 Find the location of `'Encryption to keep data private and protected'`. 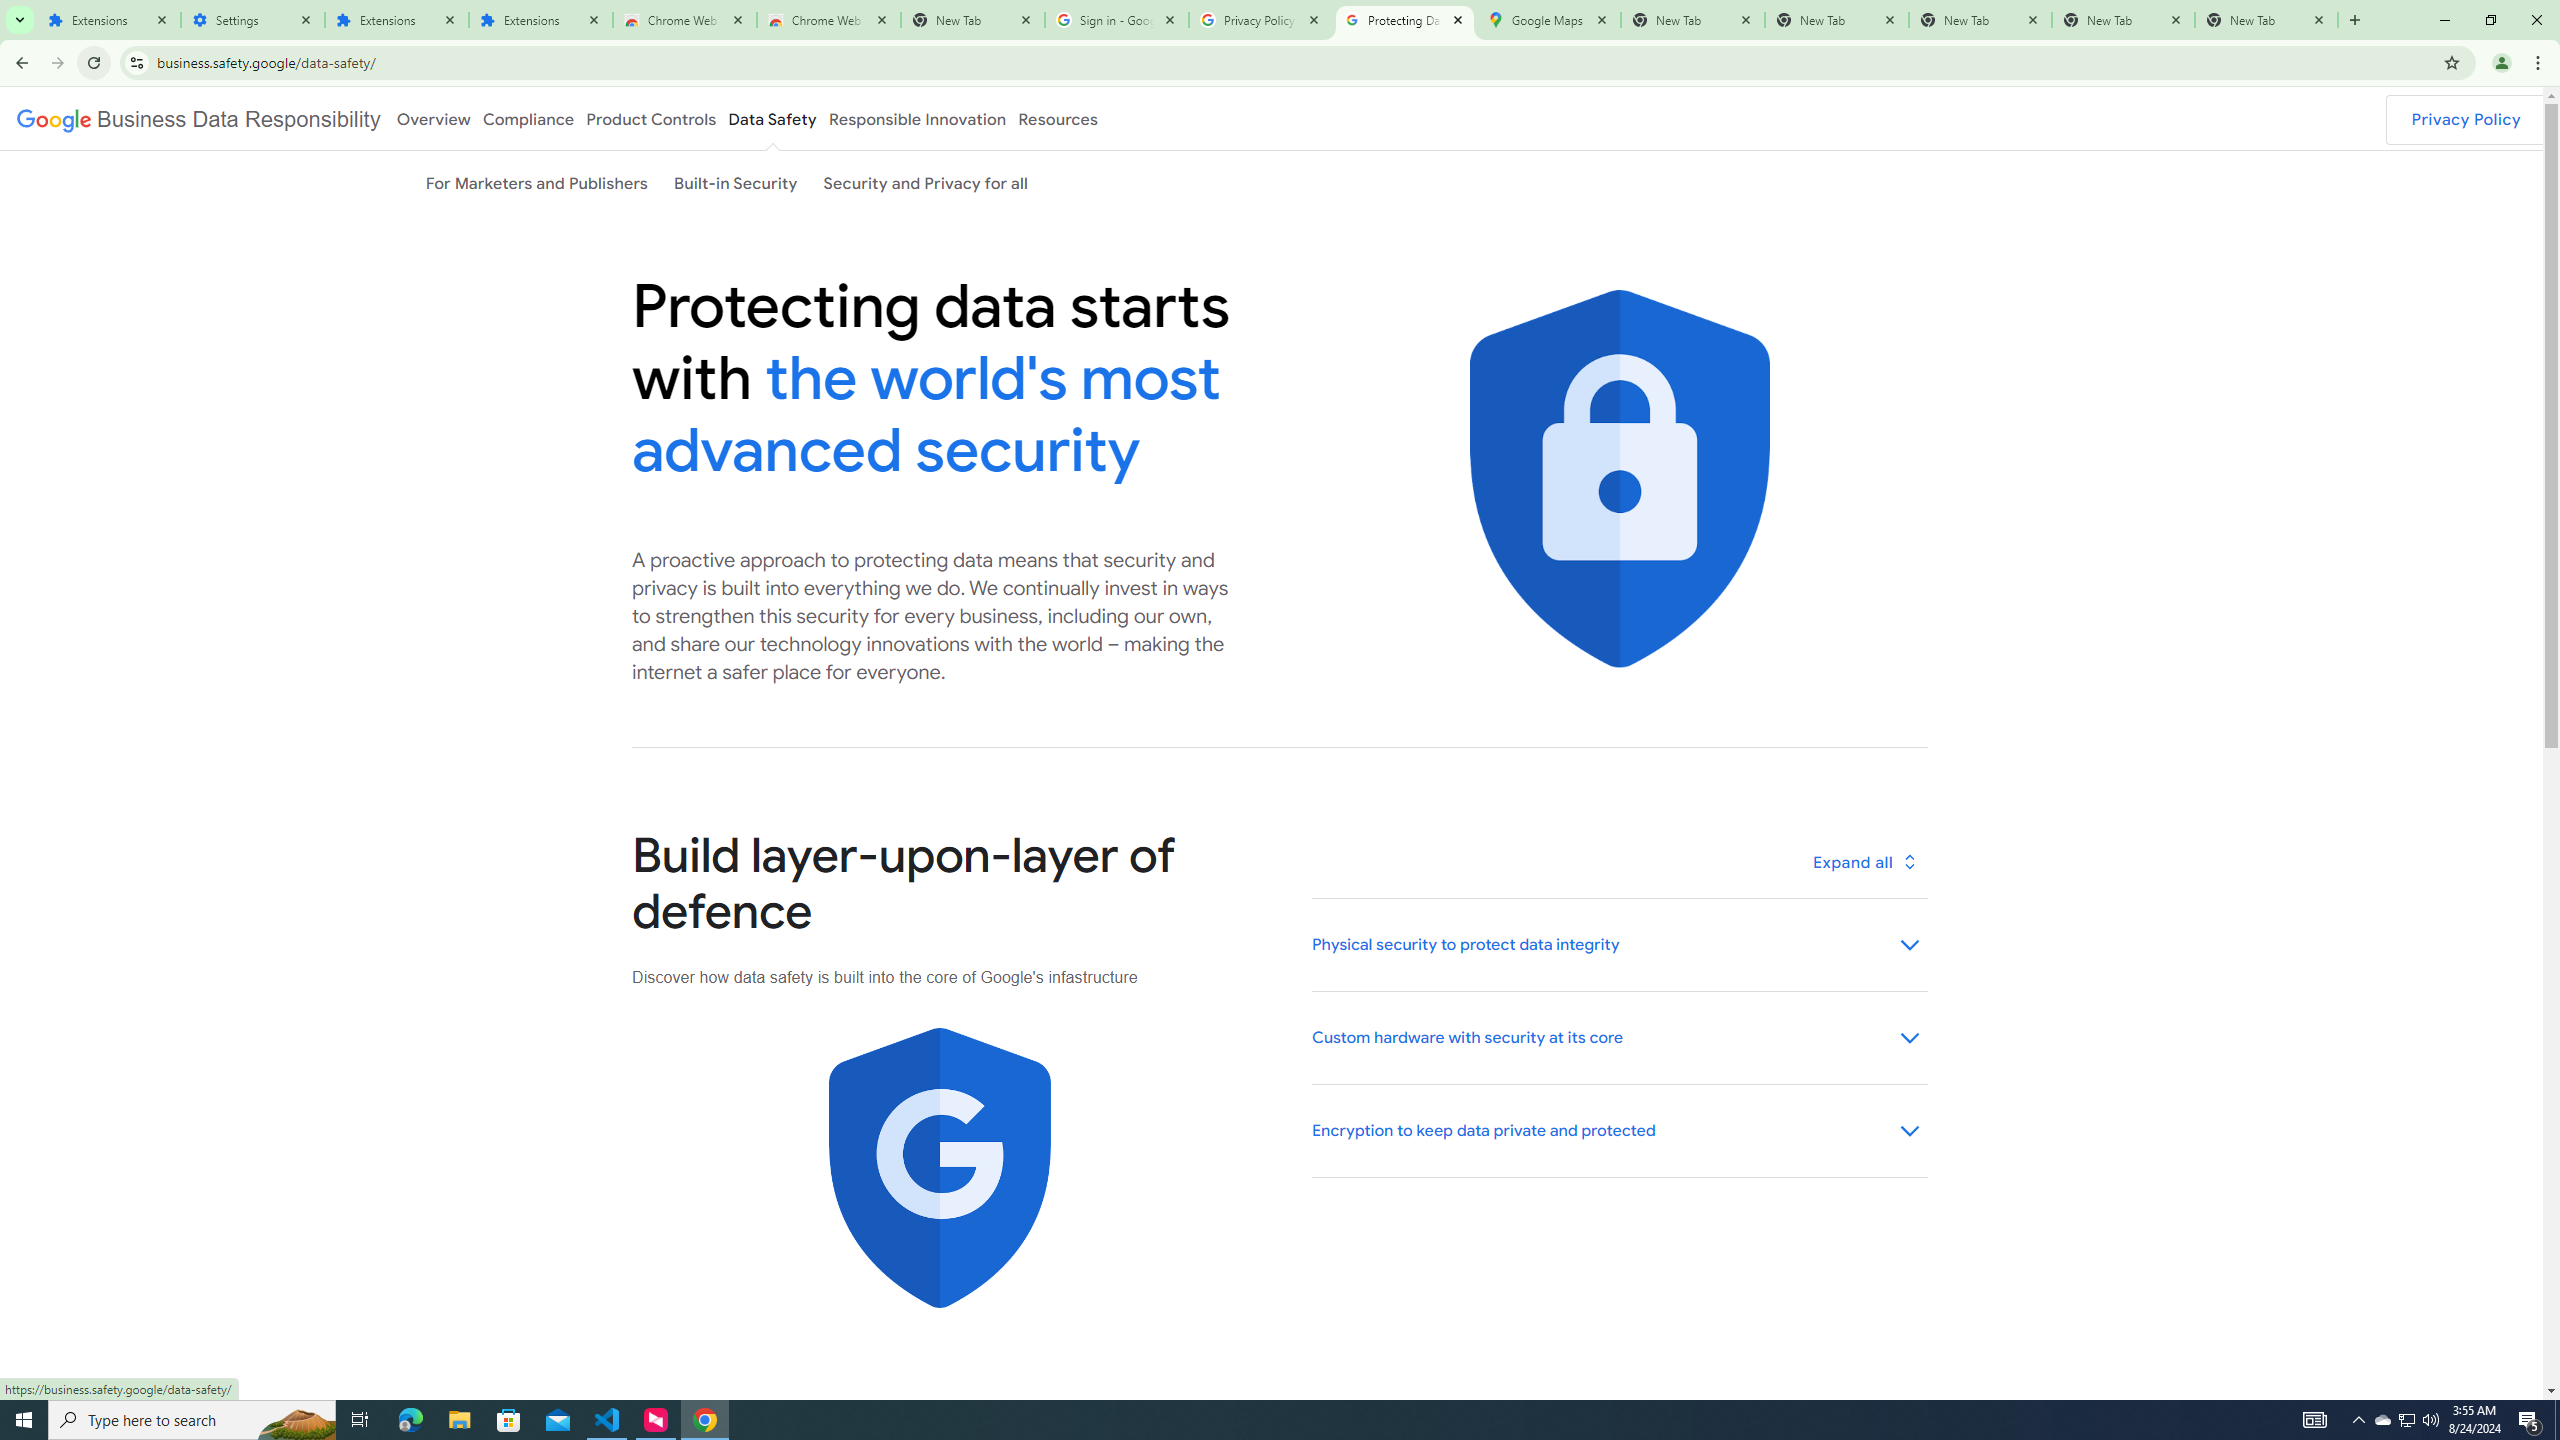

'Encryption to keep data private and protected' is located at coordinates (1618, 1129).